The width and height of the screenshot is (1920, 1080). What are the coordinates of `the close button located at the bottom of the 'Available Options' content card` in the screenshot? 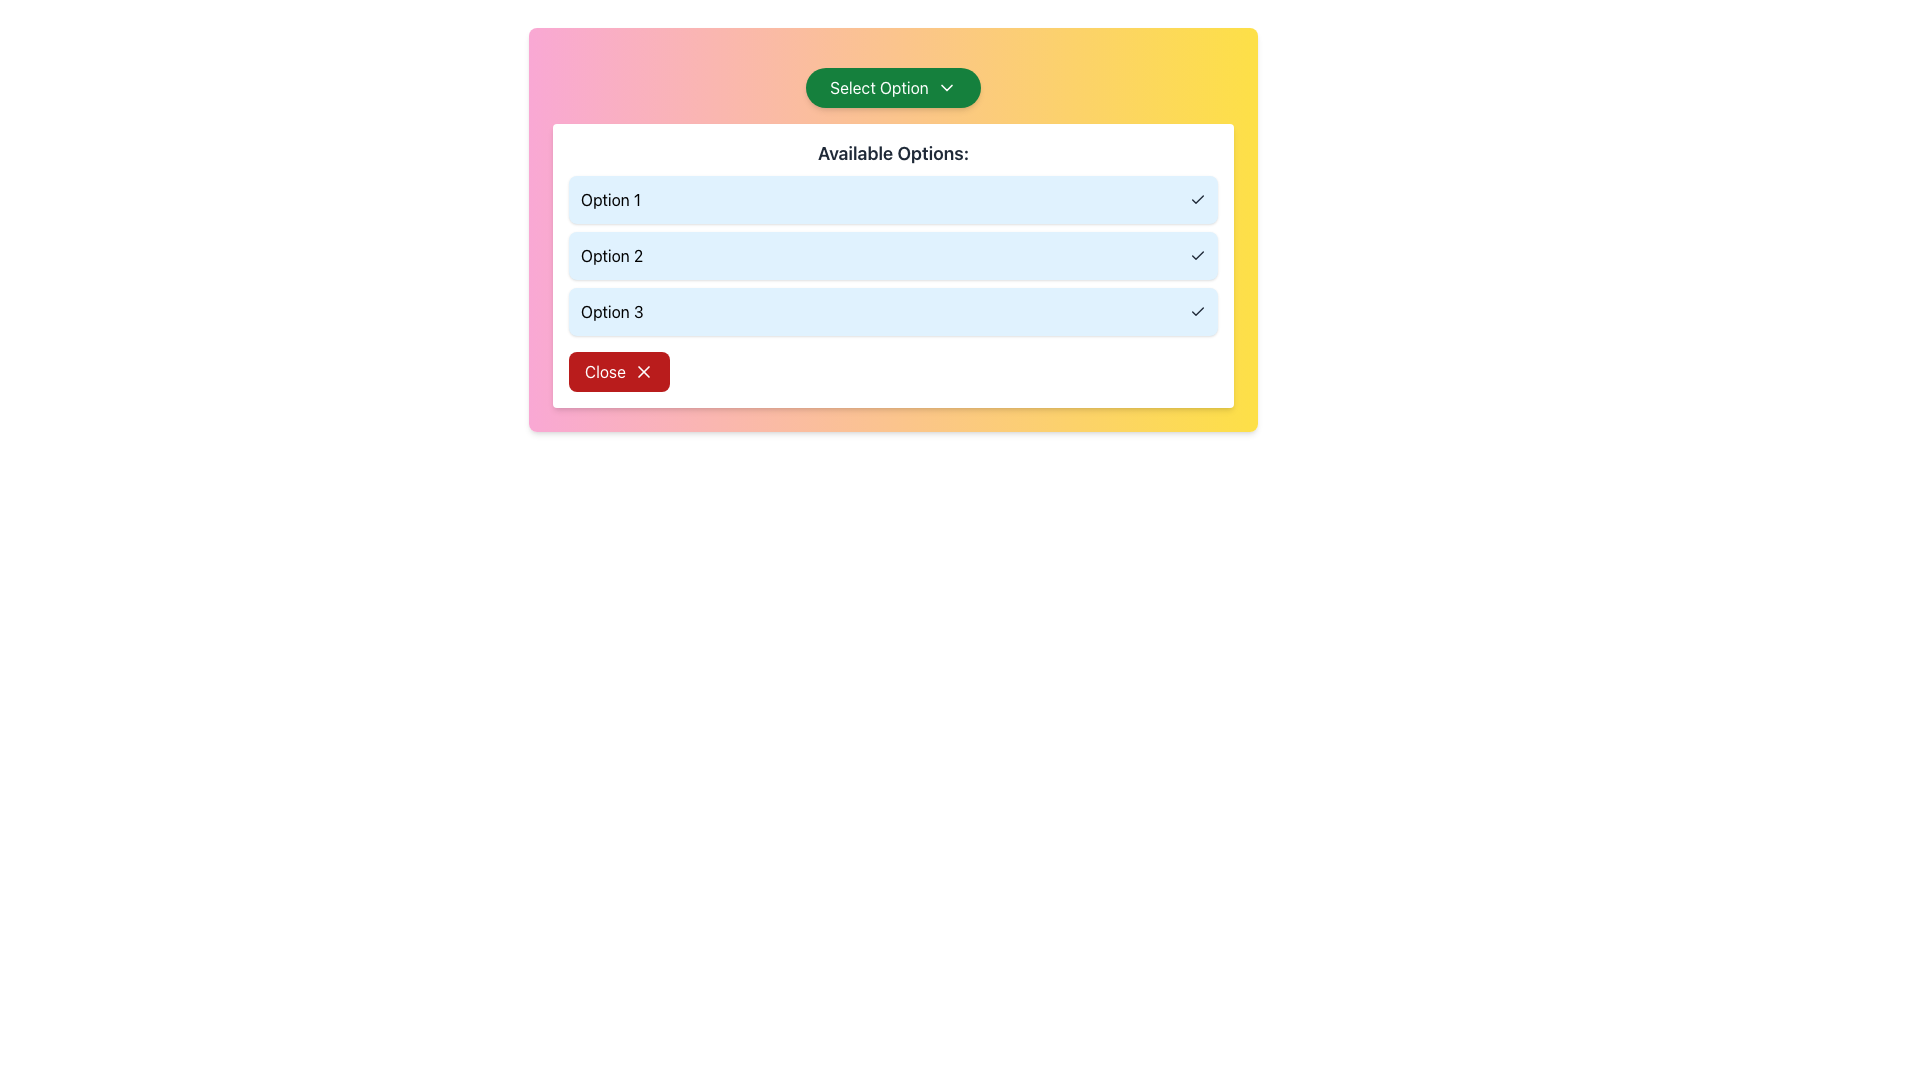 It's located at (618, 371).